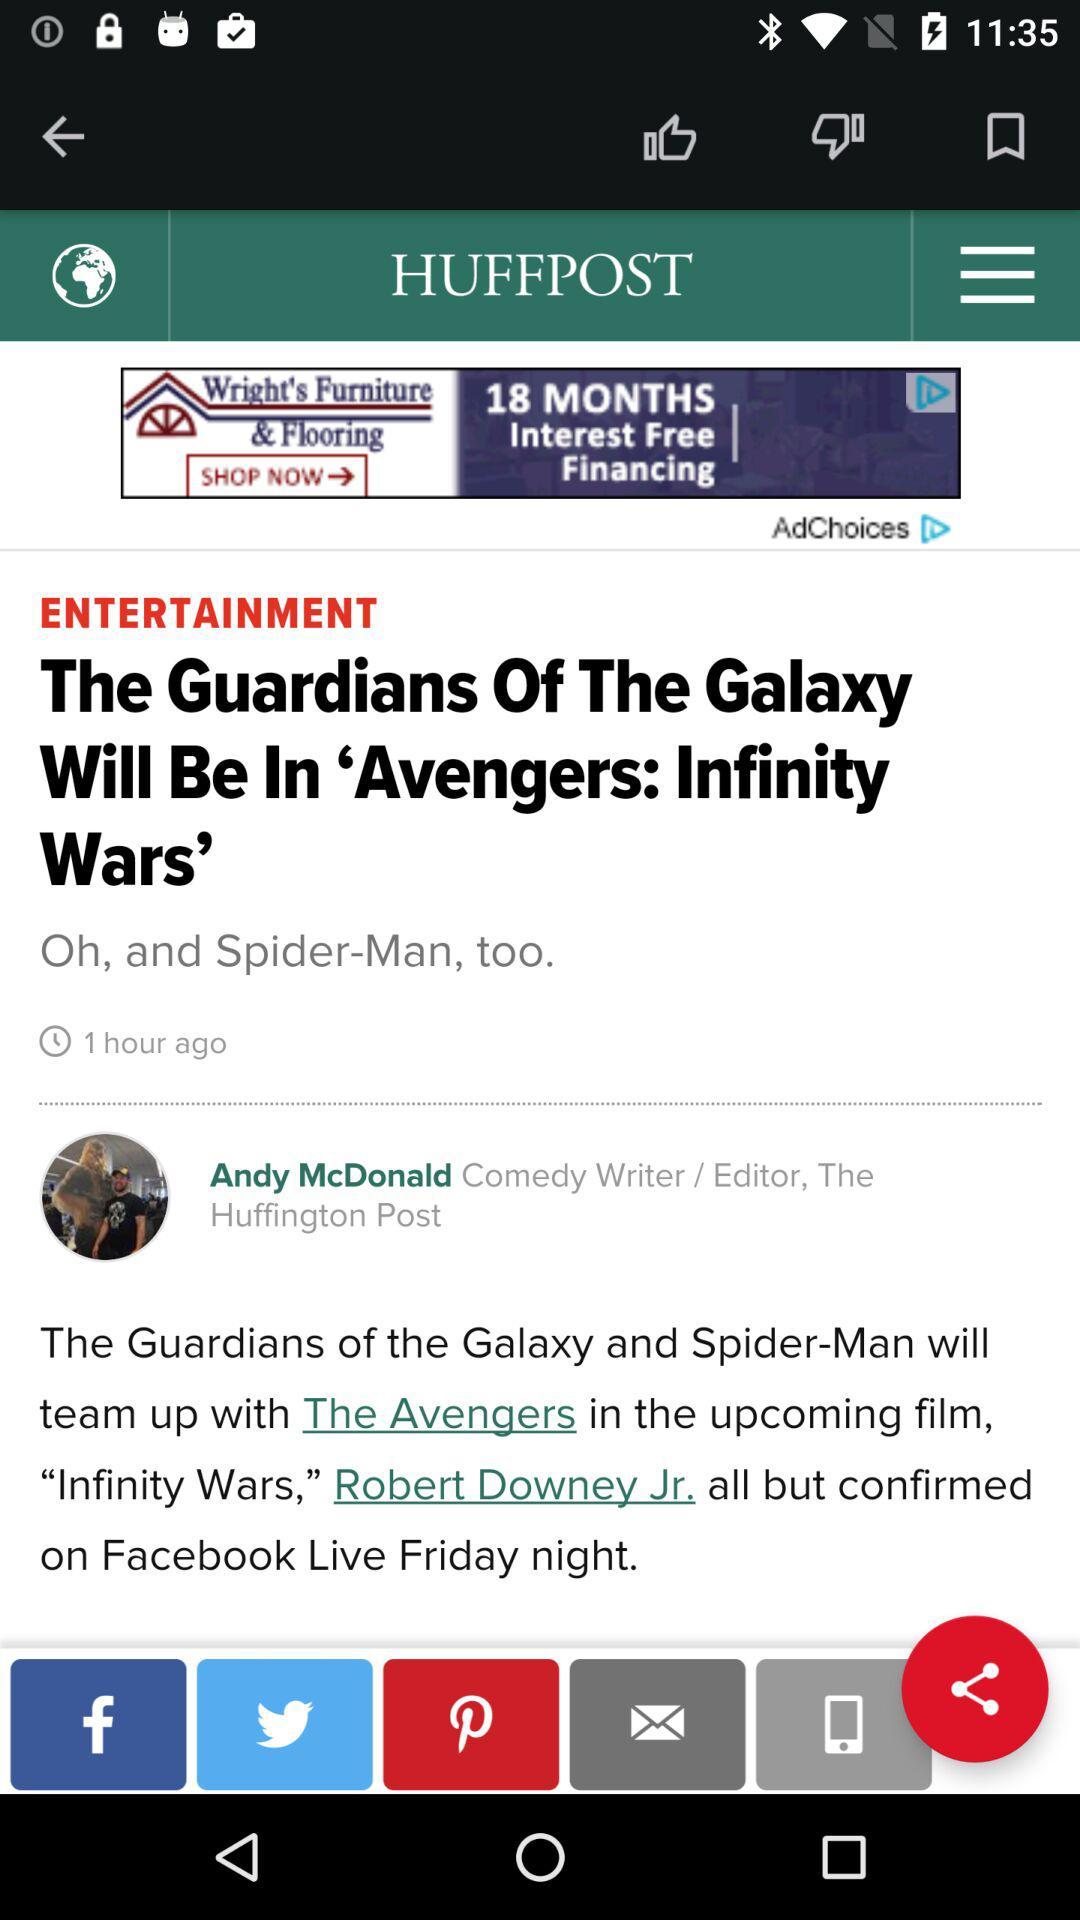  Describe the element at coordinates (974, 1688) in the screenshot. I see `the share icon` at that location.